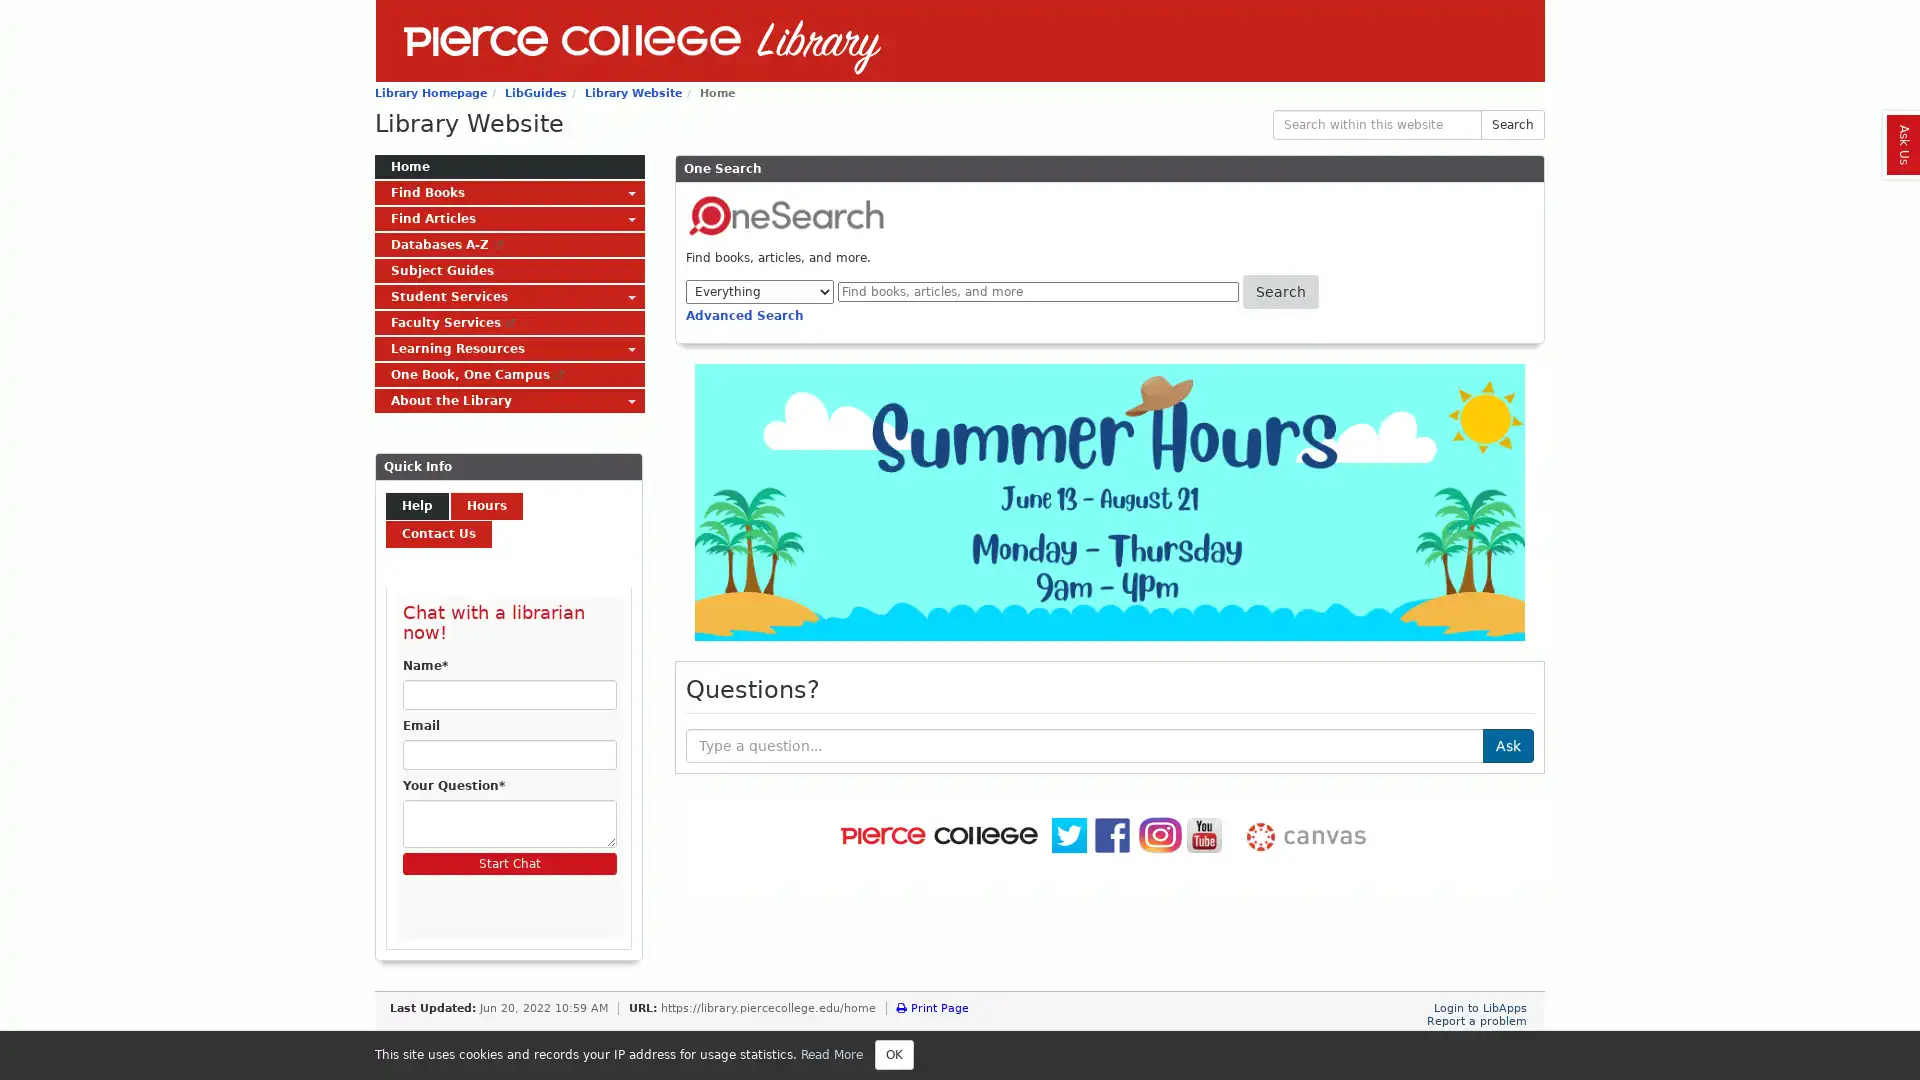  I want to click on Search, so click(1512, 124).